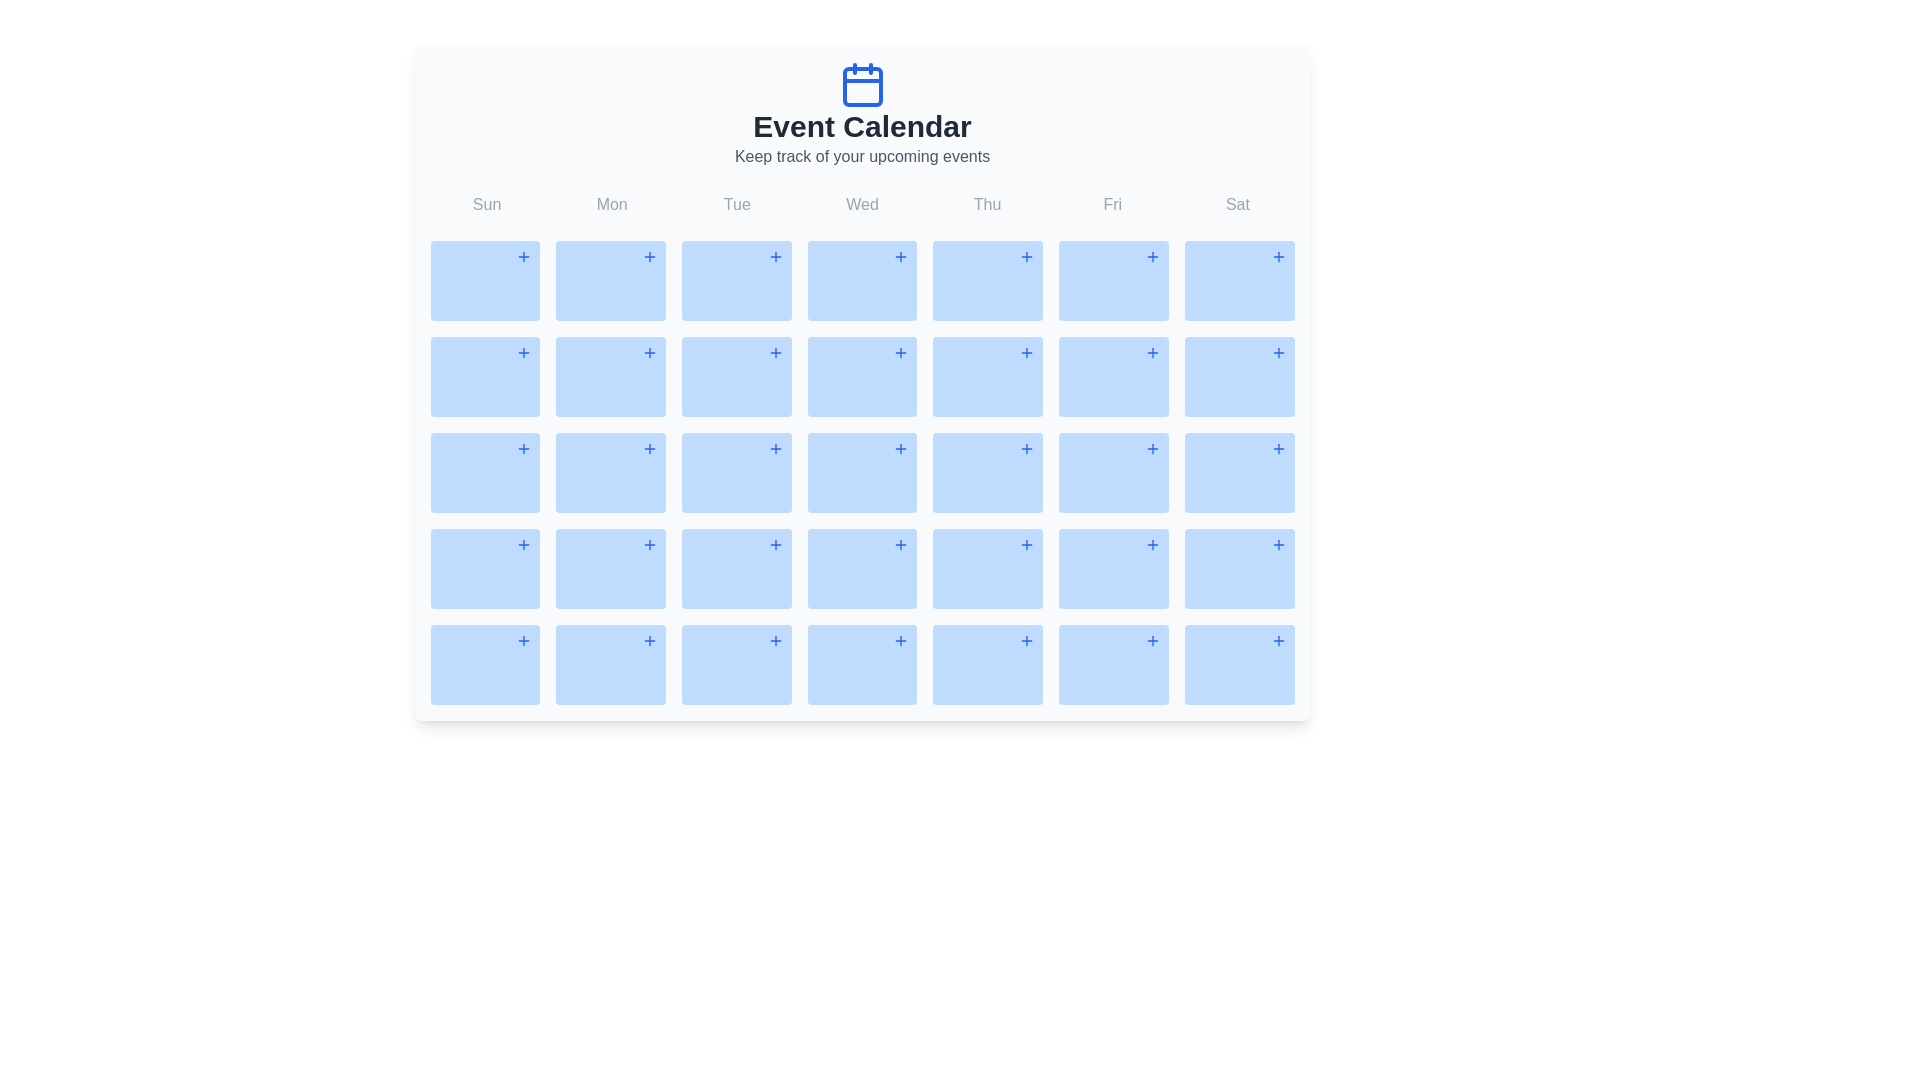 The image size is (1920, 1080). What do you see at coordinates (610, 473) in the screenshot?
I see `the calendar grid item located in the fourth row and third column` at bounding box center [610, 473].